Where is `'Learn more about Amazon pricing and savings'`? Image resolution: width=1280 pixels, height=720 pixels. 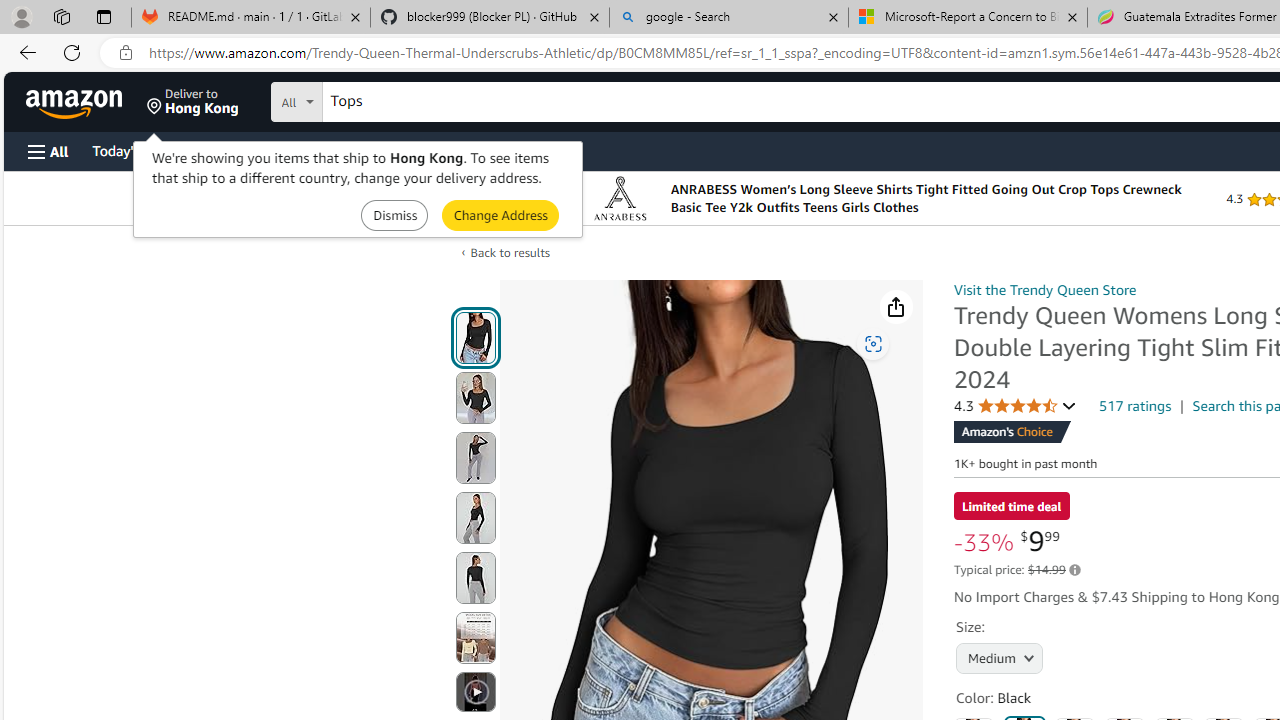 'Learn more about Amazon pricing and savings' is located at coordinates (1073, 570).